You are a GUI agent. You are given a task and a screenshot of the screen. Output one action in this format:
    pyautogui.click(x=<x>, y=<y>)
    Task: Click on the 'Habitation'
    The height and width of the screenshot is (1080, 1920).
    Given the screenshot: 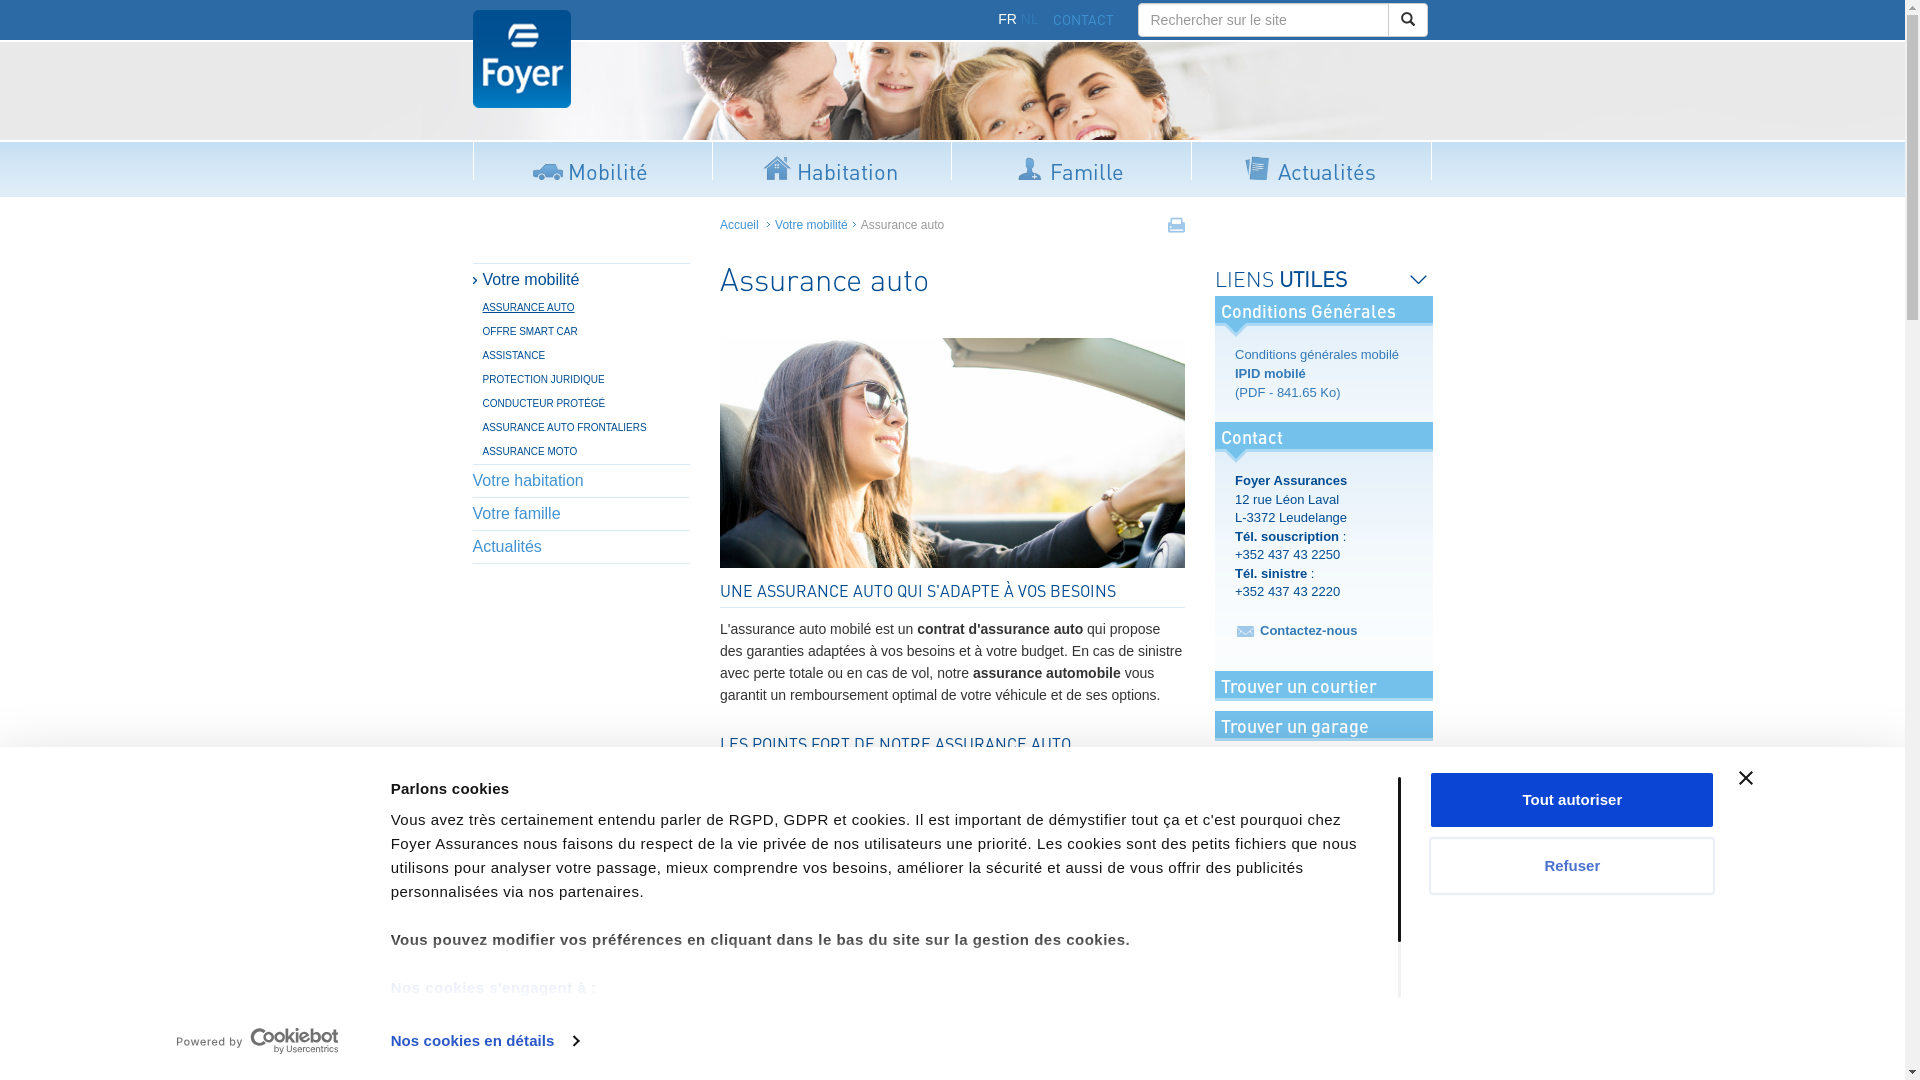 What is the action you would take?
    pyautogui.click(x=831, y=167)
    